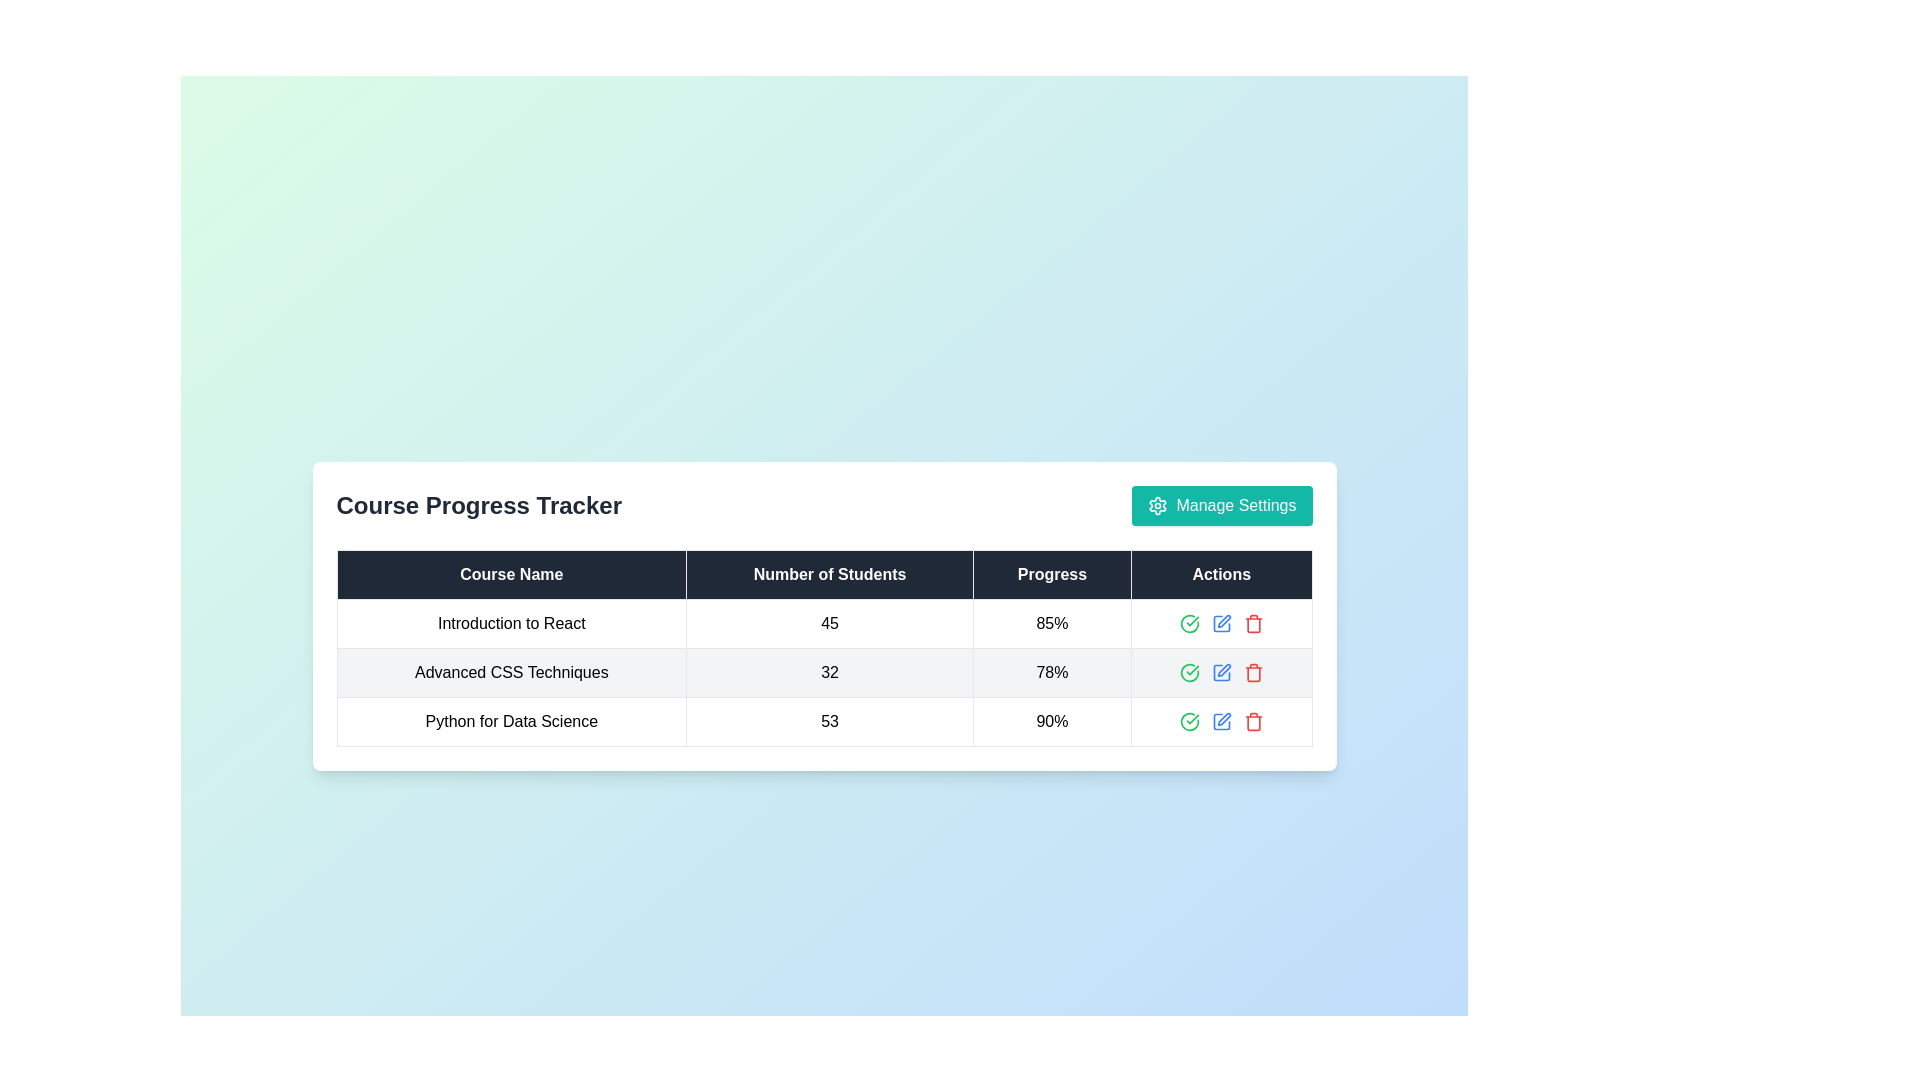 The width and height of the screenshot is (1920, 1080). I want to click on the Icon button in the 'Actions' column of the table for the 'Python for Data Science' course, so click(1189, 721).